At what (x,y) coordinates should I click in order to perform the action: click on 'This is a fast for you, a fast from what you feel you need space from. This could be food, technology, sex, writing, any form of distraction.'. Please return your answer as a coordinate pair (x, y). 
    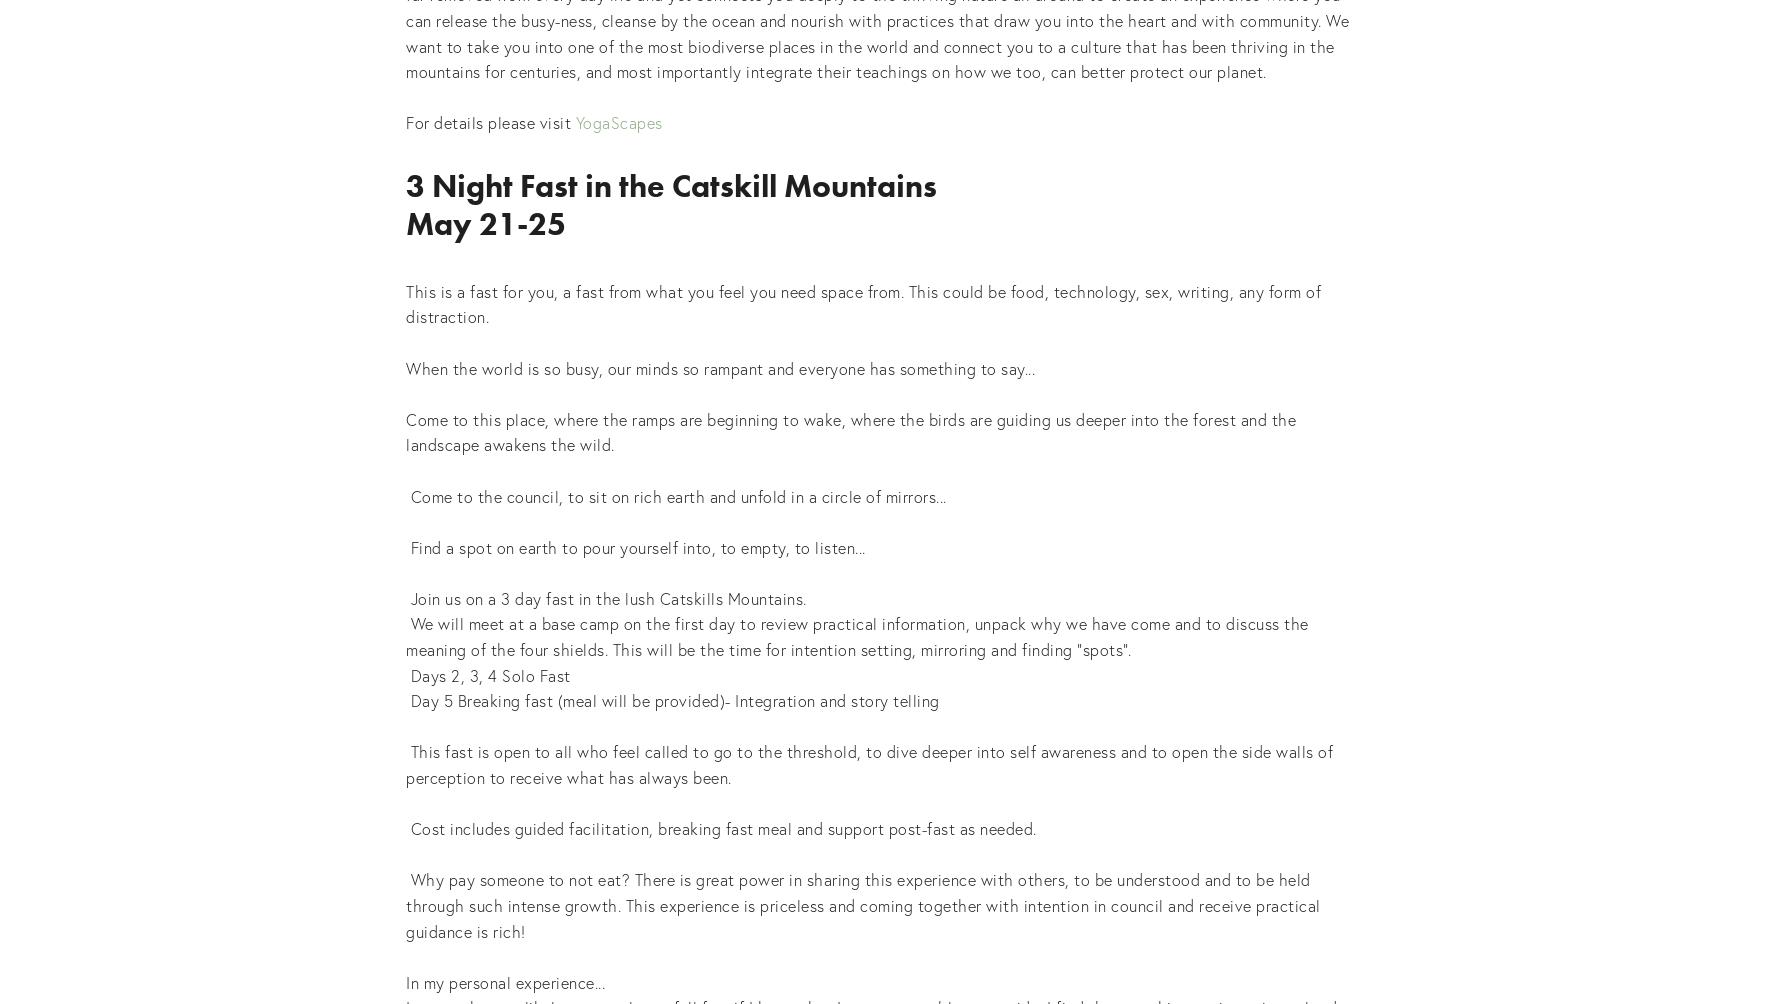
    Looking at the image, I should click on (865, 303).